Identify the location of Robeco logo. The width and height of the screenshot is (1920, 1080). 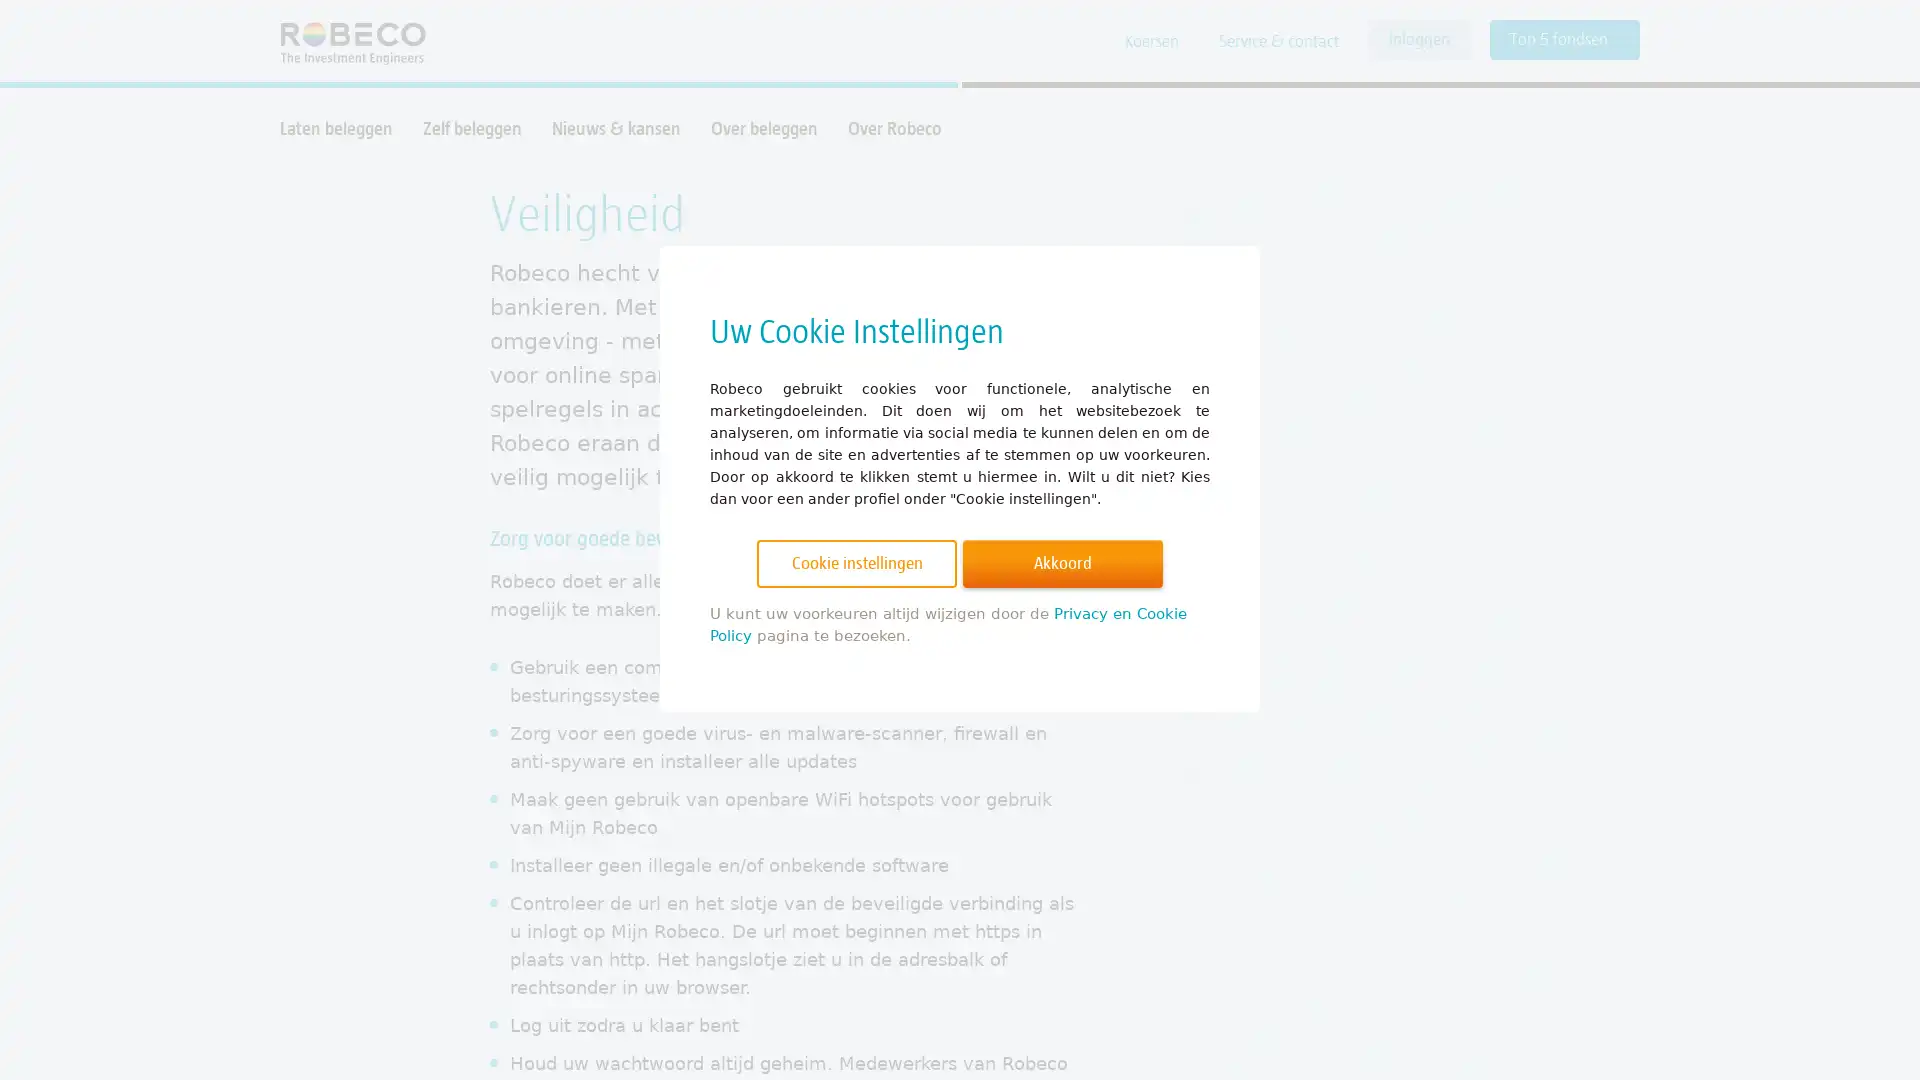
(343, 41).